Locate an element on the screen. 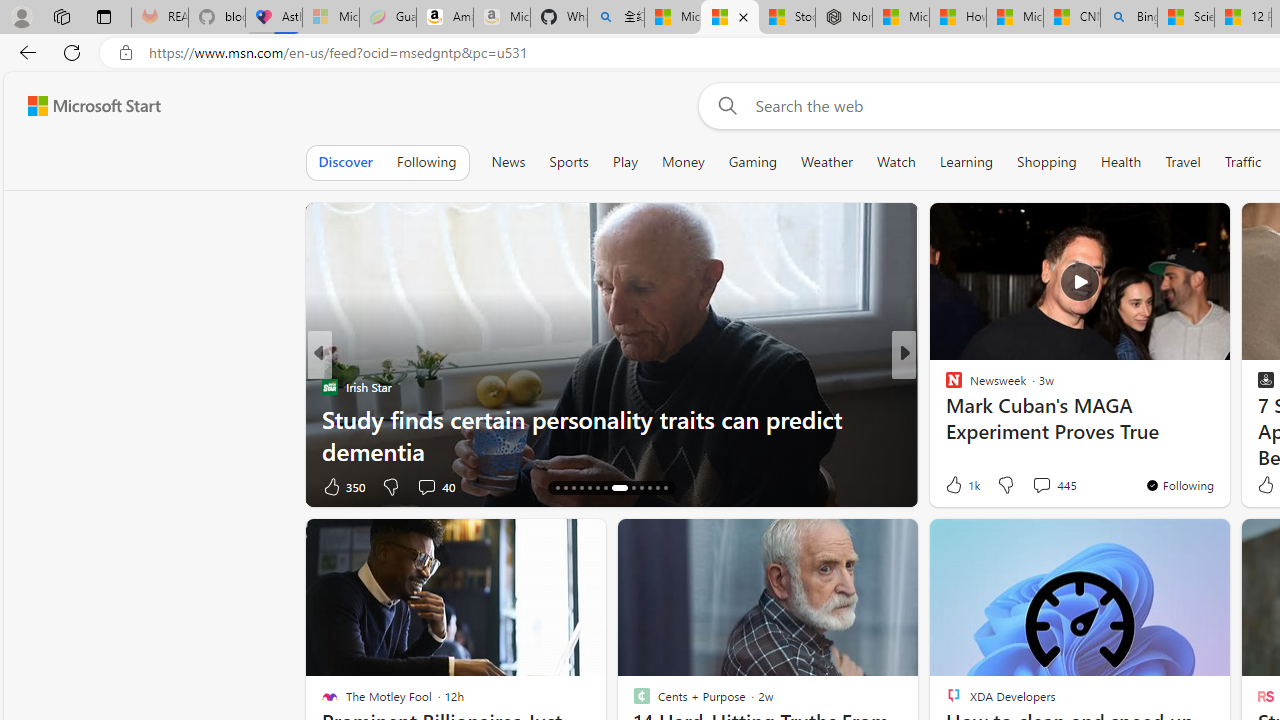  'View comments 34 Comment' is located at coordinates (1044, 486).